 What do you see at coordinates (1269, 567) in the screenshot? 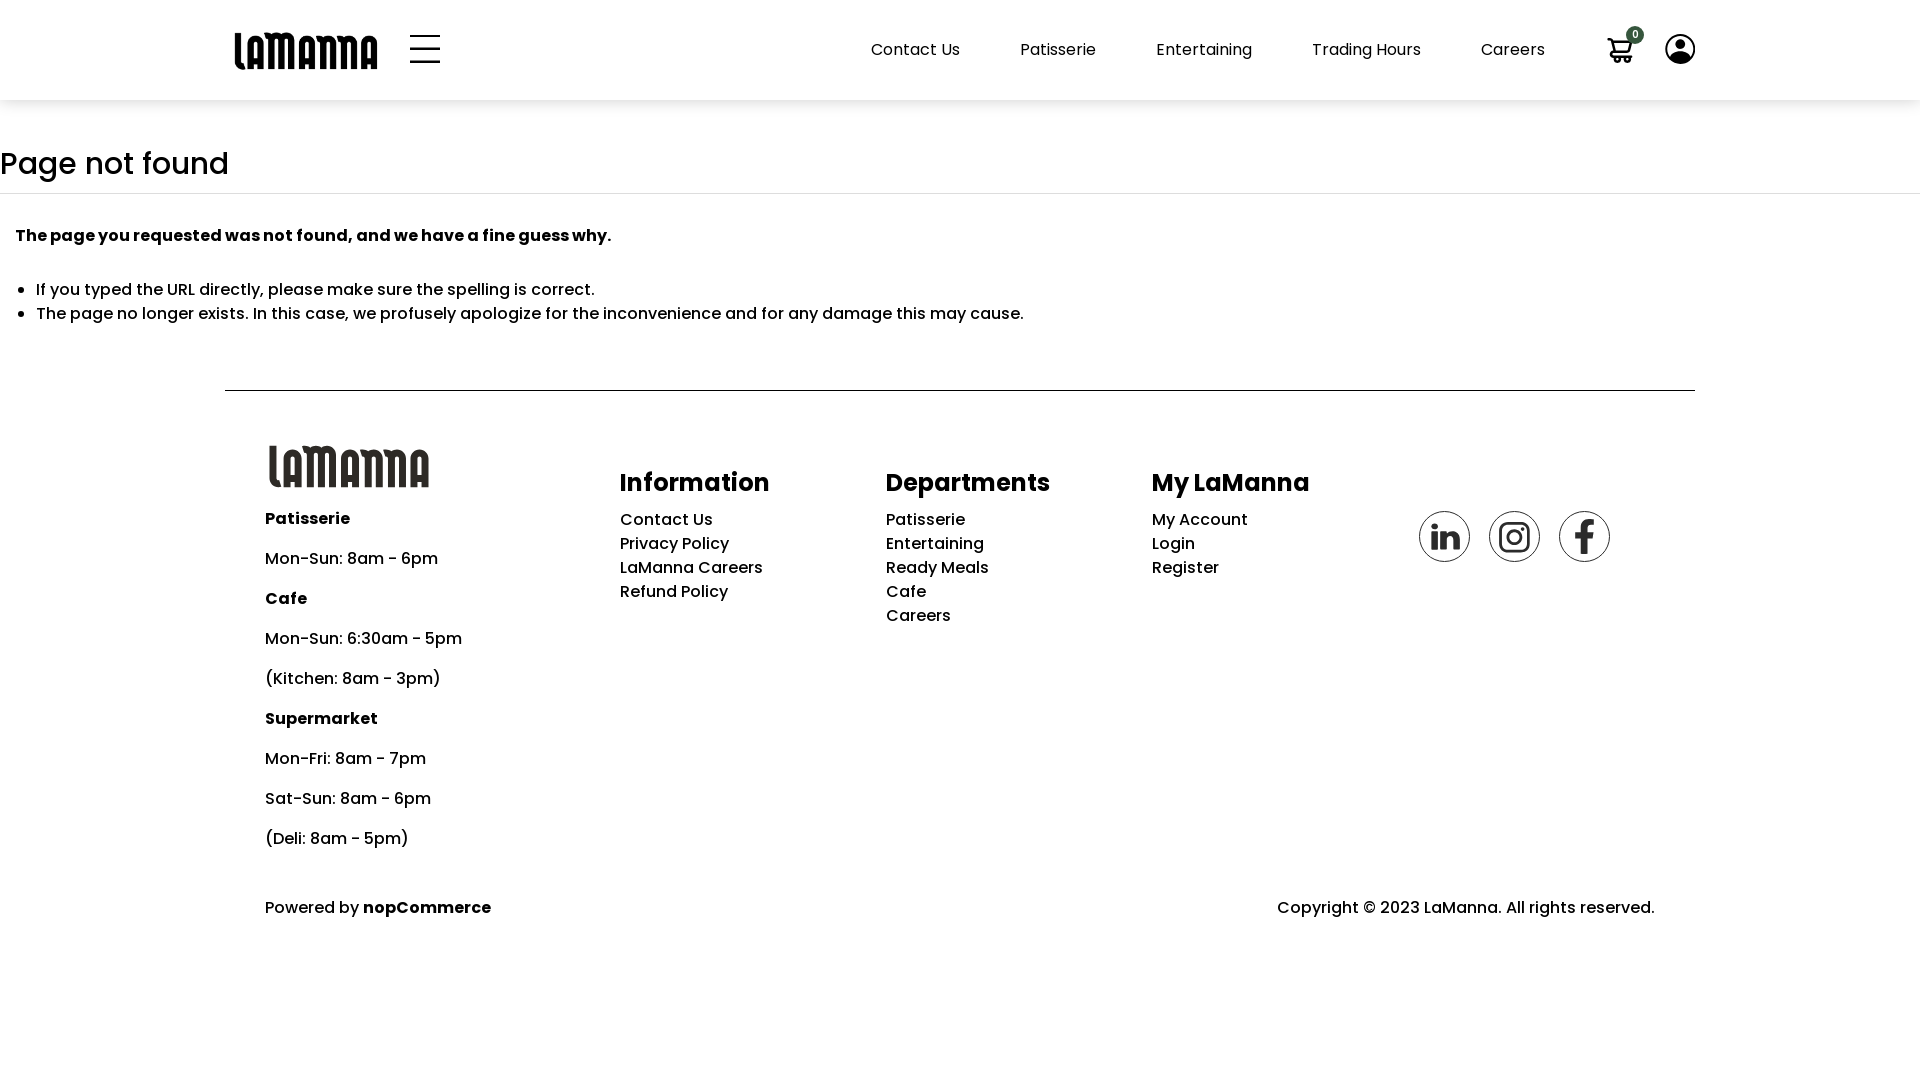
I see `'Register'` at bounding box center [1269, 567].